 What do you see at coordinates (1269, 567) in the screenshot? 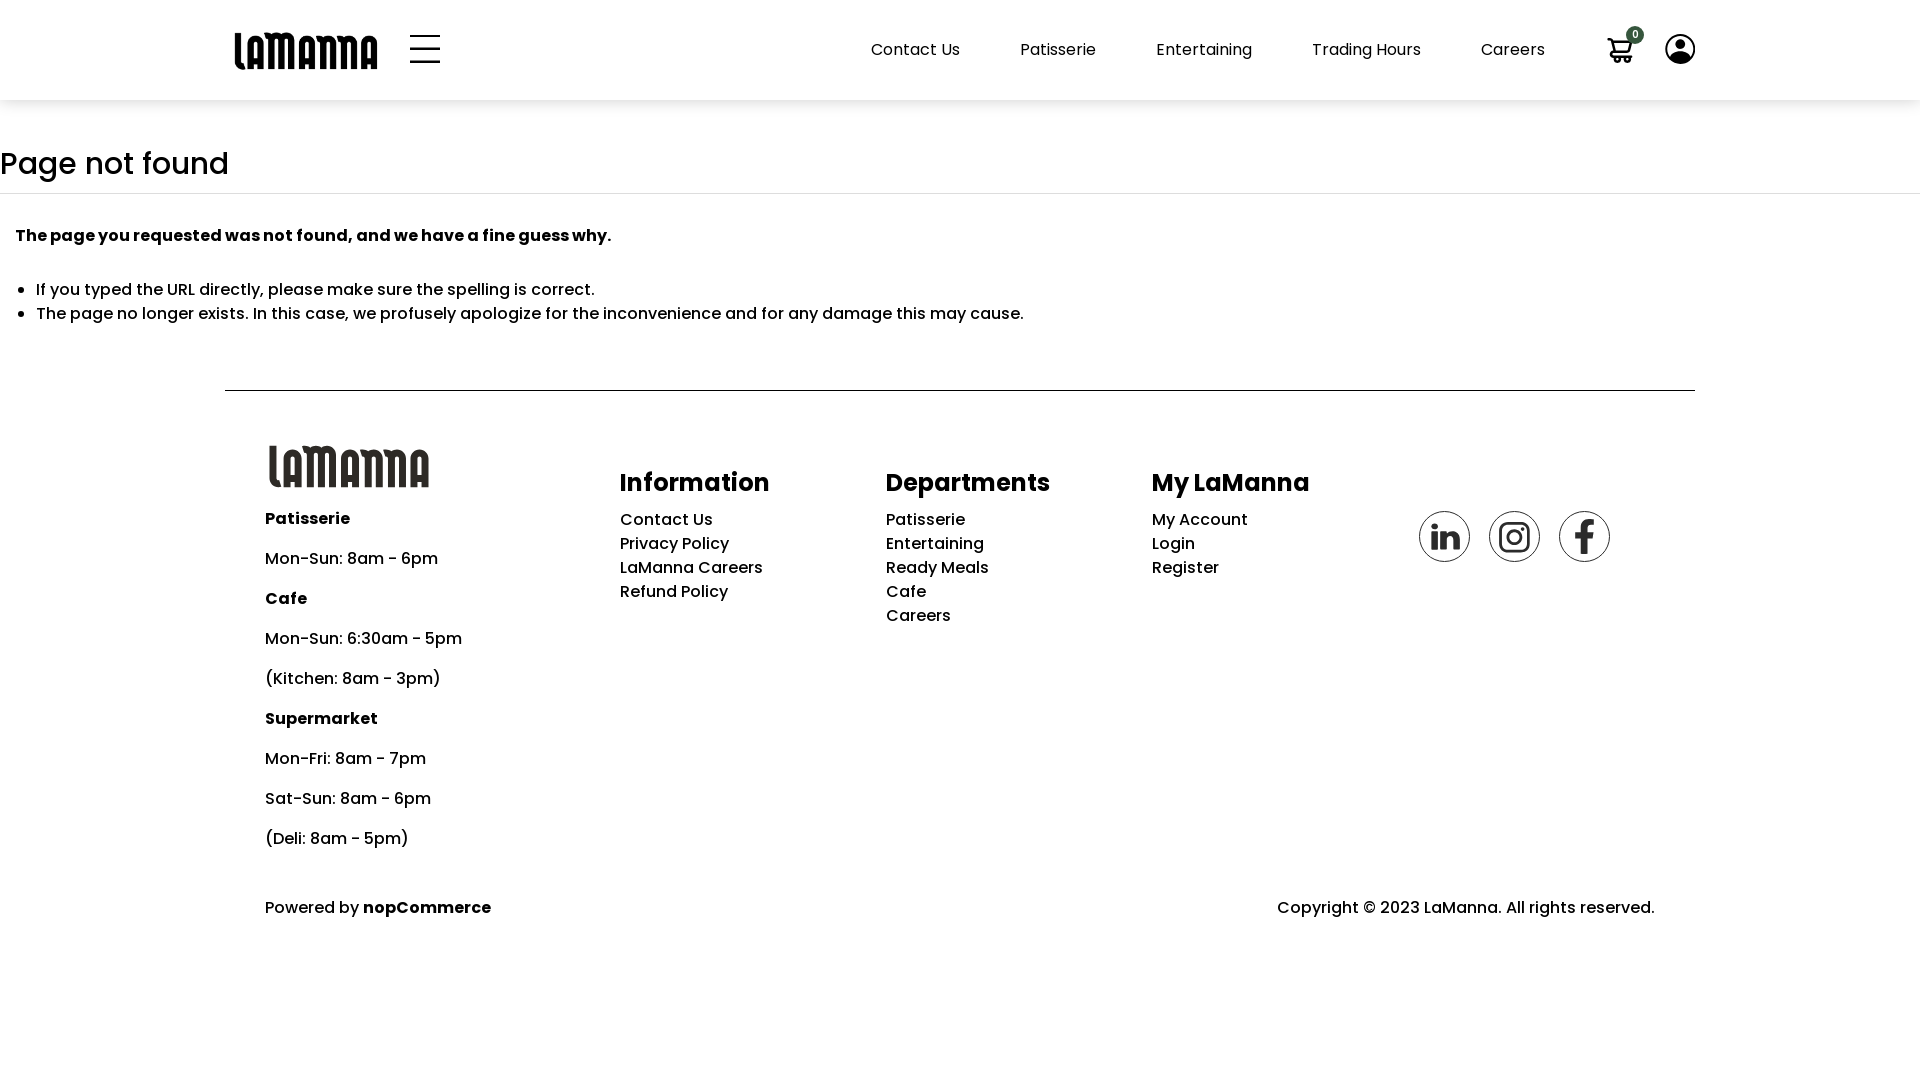
I see `'Register'` at bounding box center [1269, 567].